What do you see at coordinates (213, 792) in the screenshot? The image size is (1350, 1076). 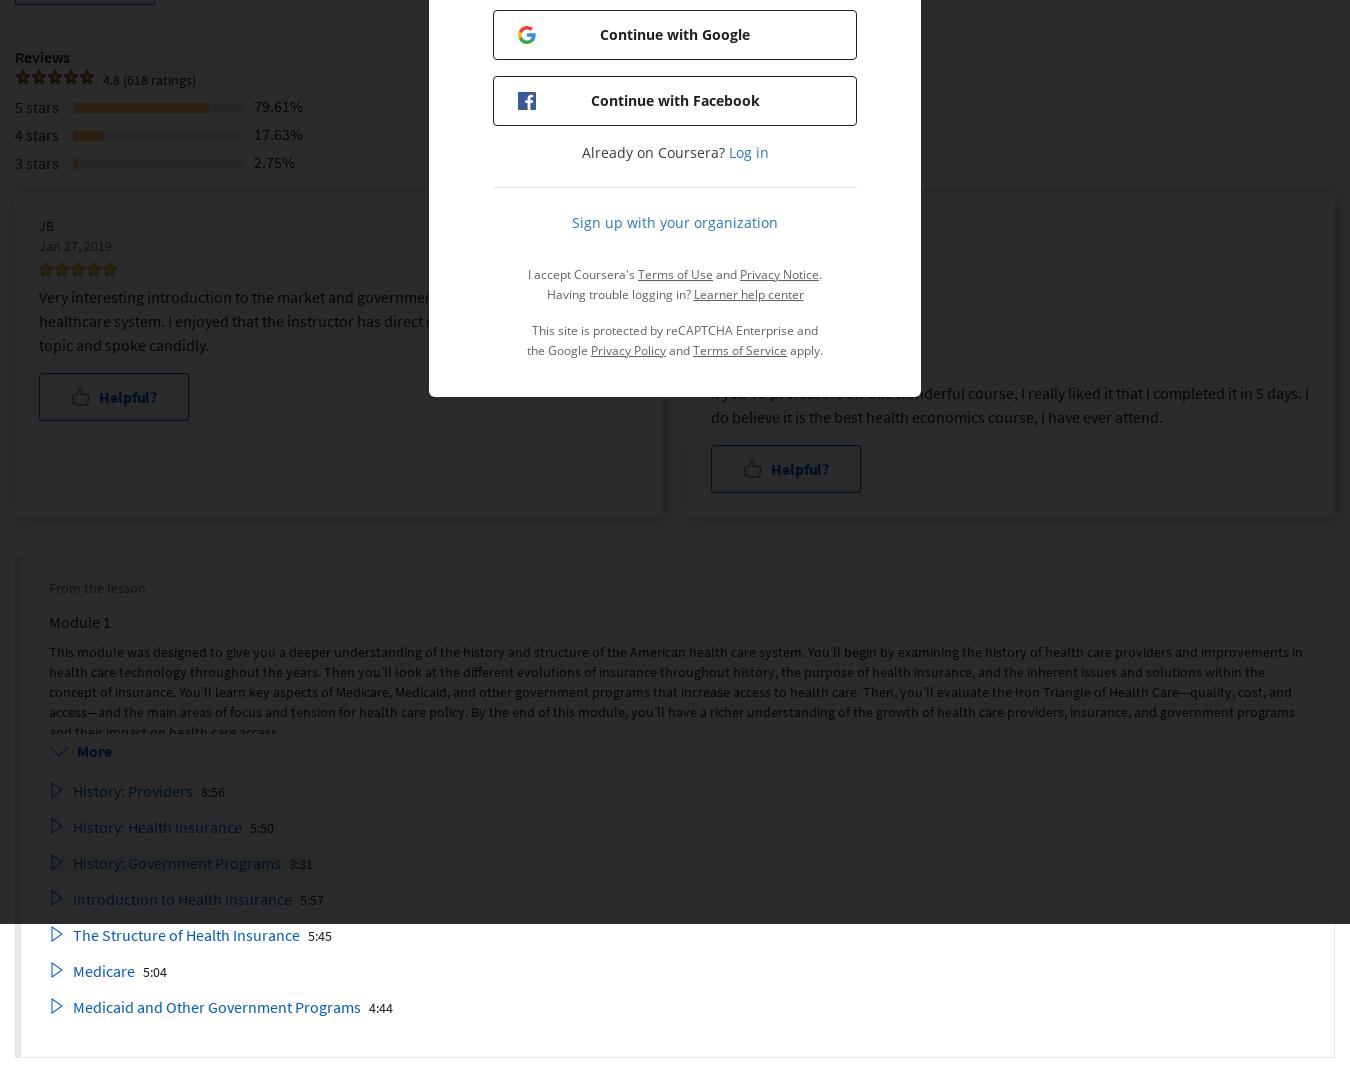 I see `'8:56'` at bounding box center [213, 792].